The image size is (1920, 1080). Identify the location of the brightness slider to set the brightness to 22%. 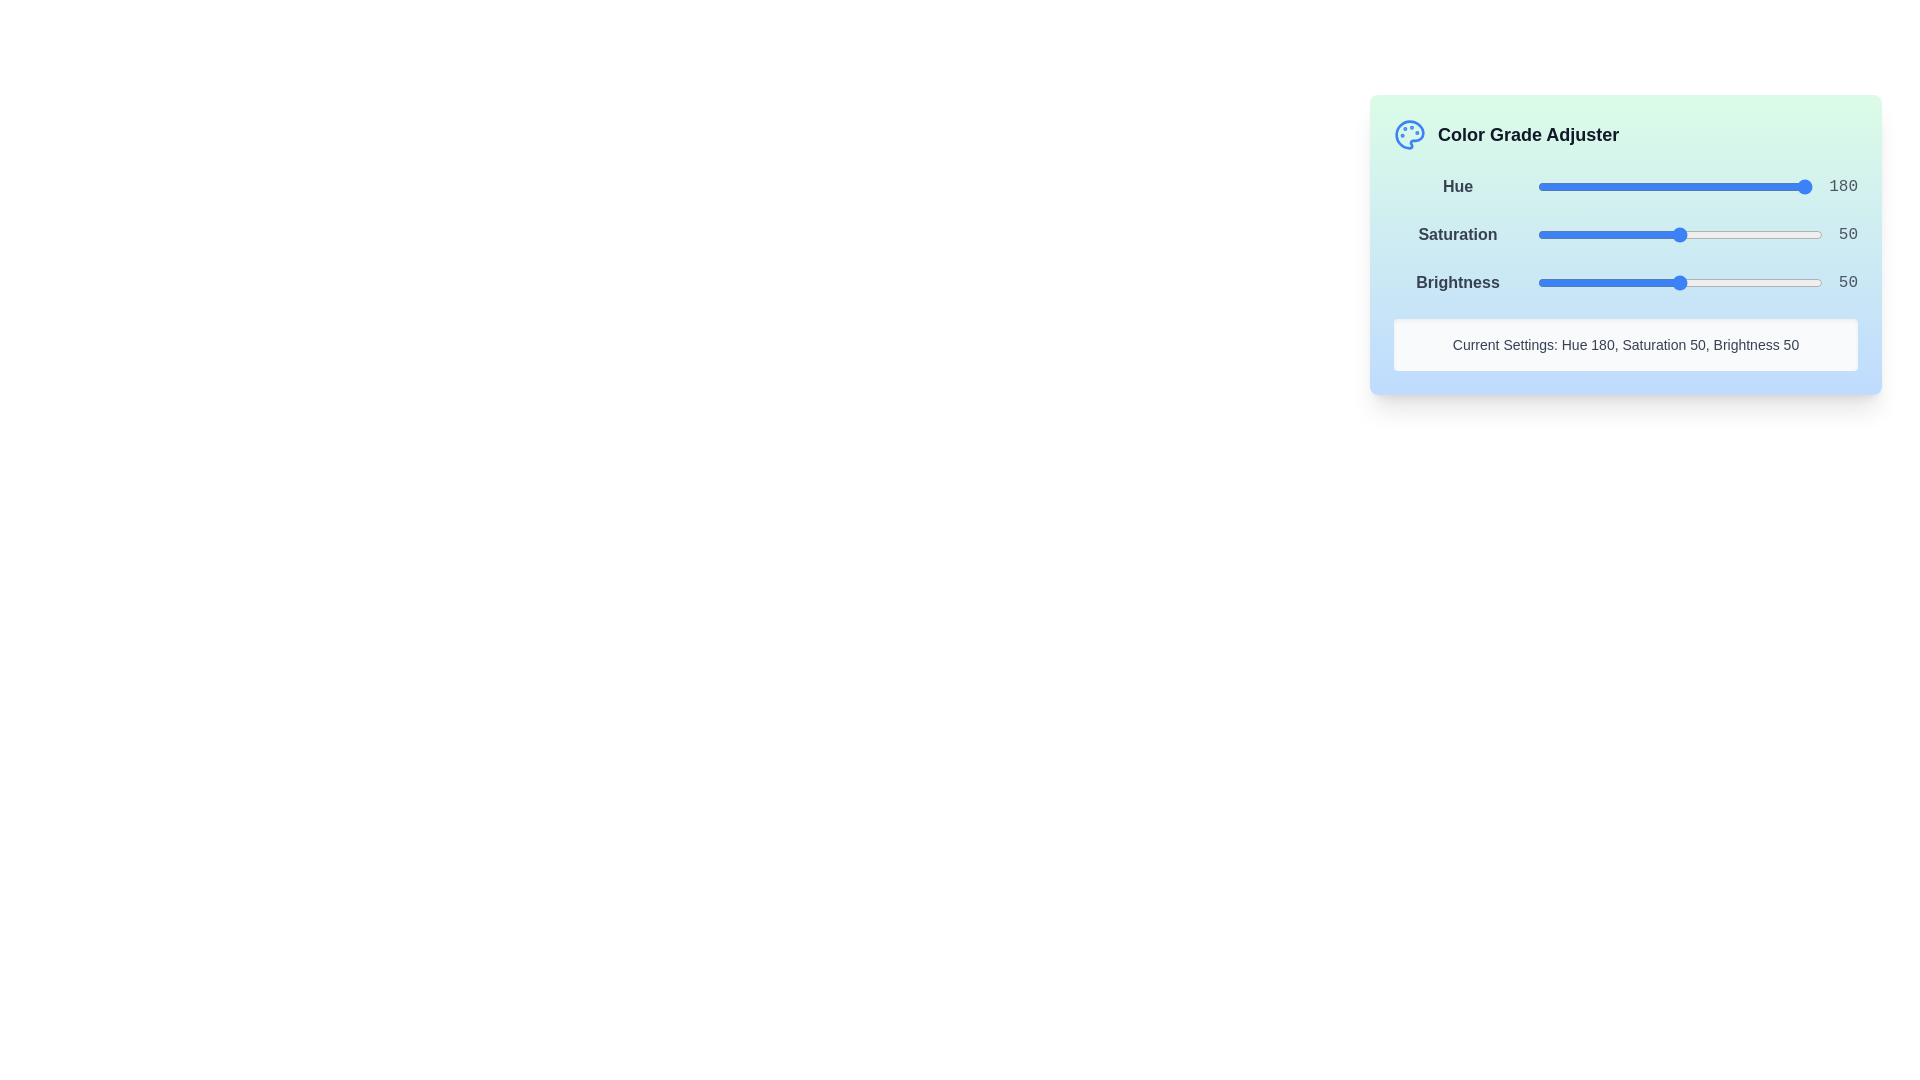
(1600, 282).